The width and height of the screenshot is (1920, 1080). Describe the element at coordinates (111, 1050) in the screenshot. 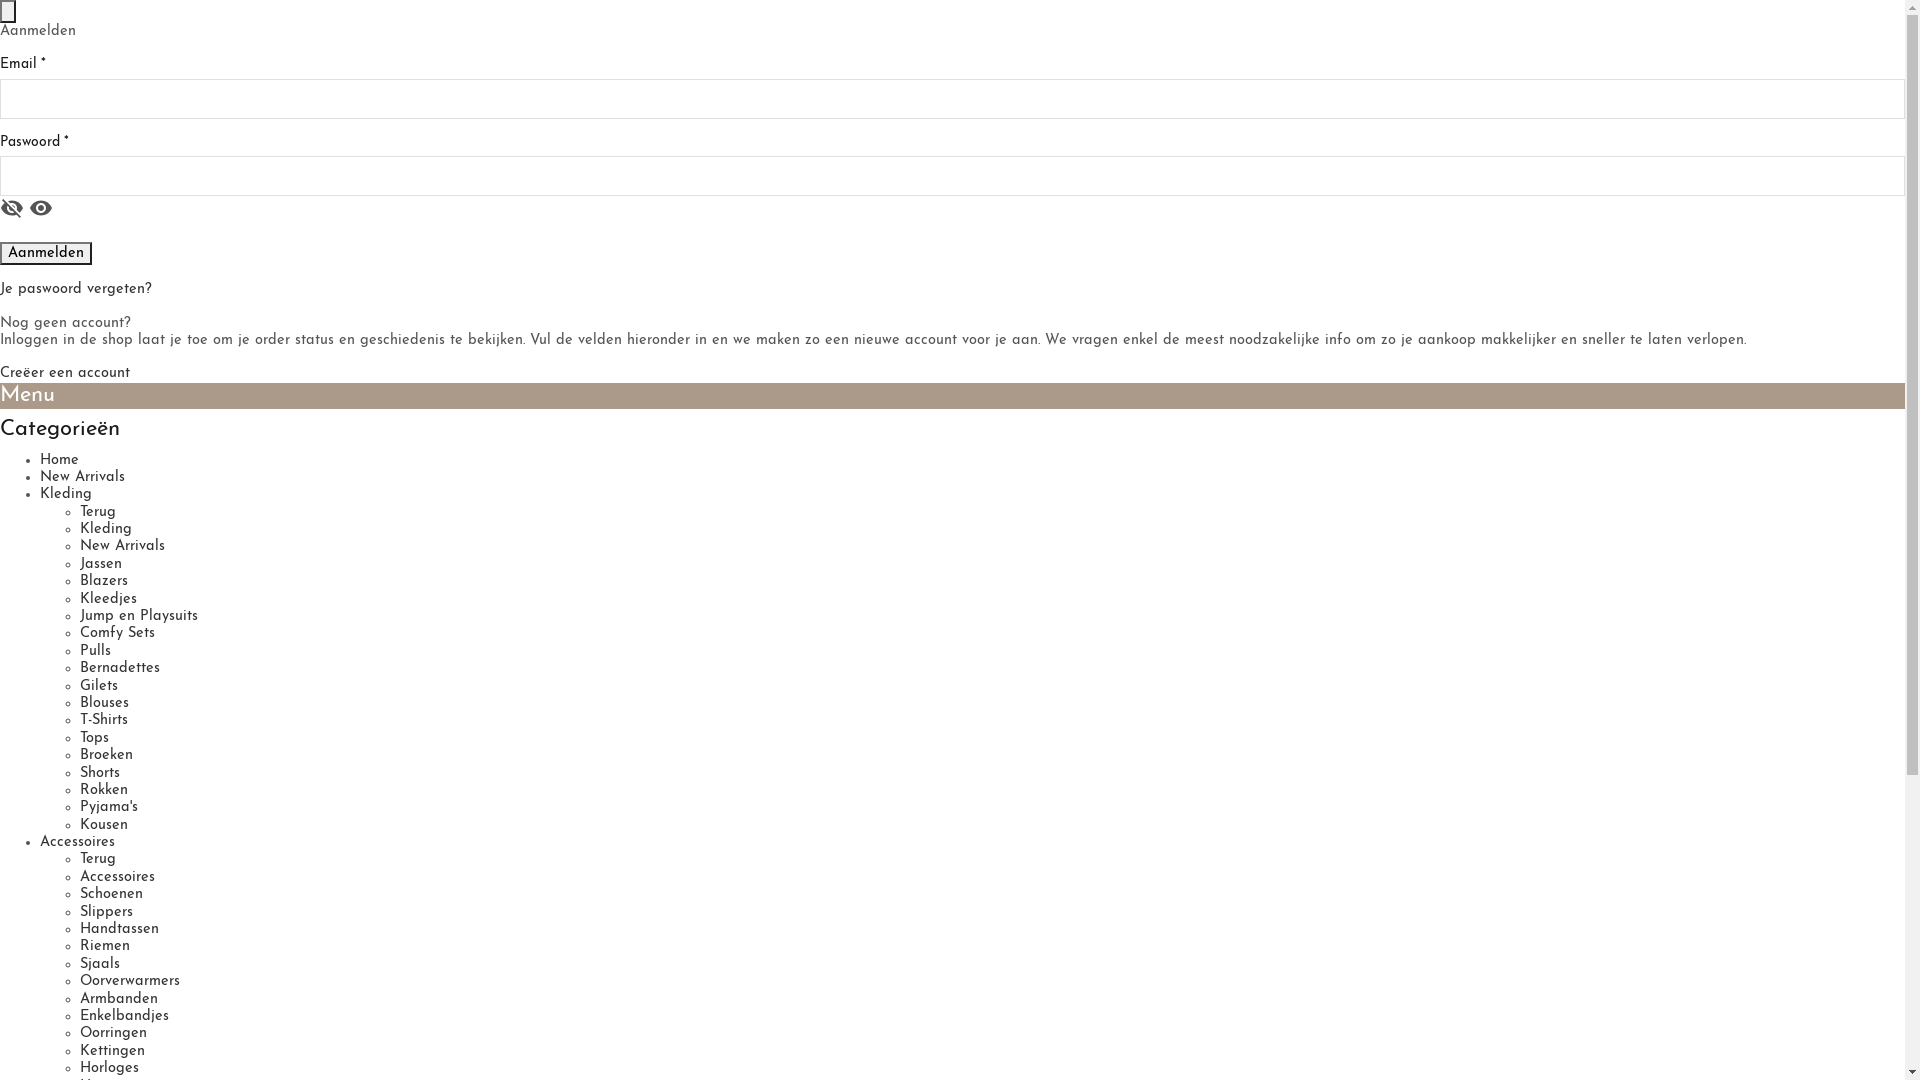

I see `'Kettingen'` at that location.